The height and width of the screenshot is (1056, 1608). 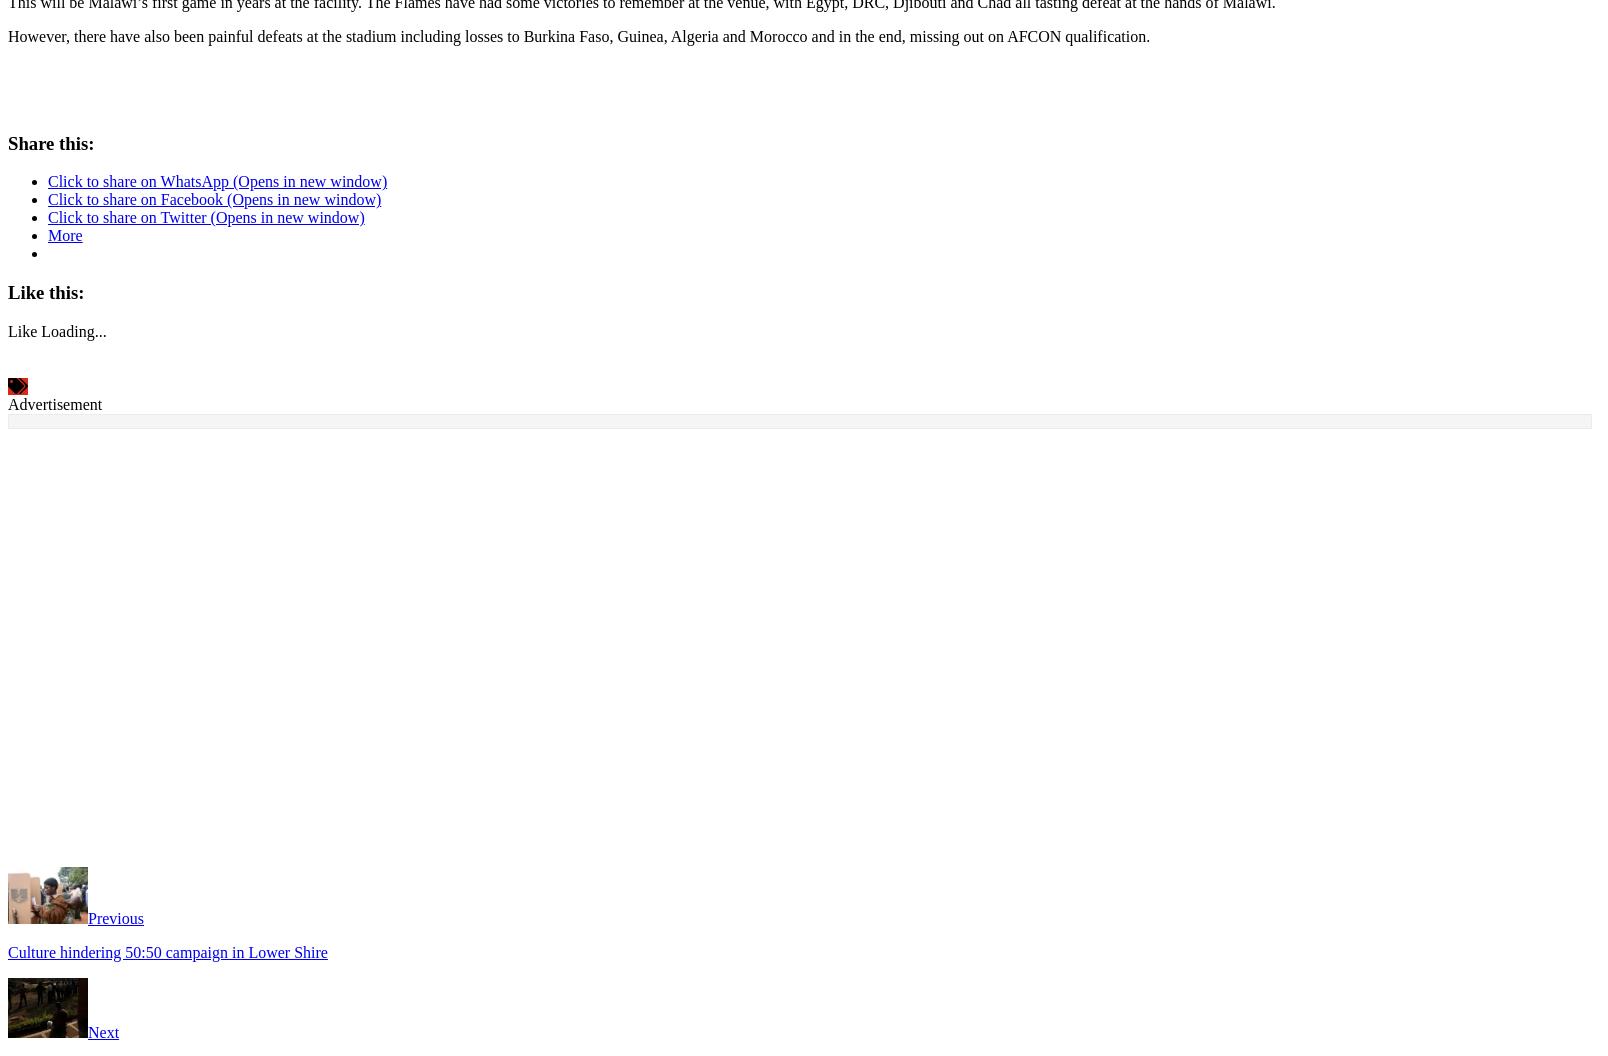 I want to click on 'Click to share on WhatsApp (Opens in new window)', so click(x=47, y=177).